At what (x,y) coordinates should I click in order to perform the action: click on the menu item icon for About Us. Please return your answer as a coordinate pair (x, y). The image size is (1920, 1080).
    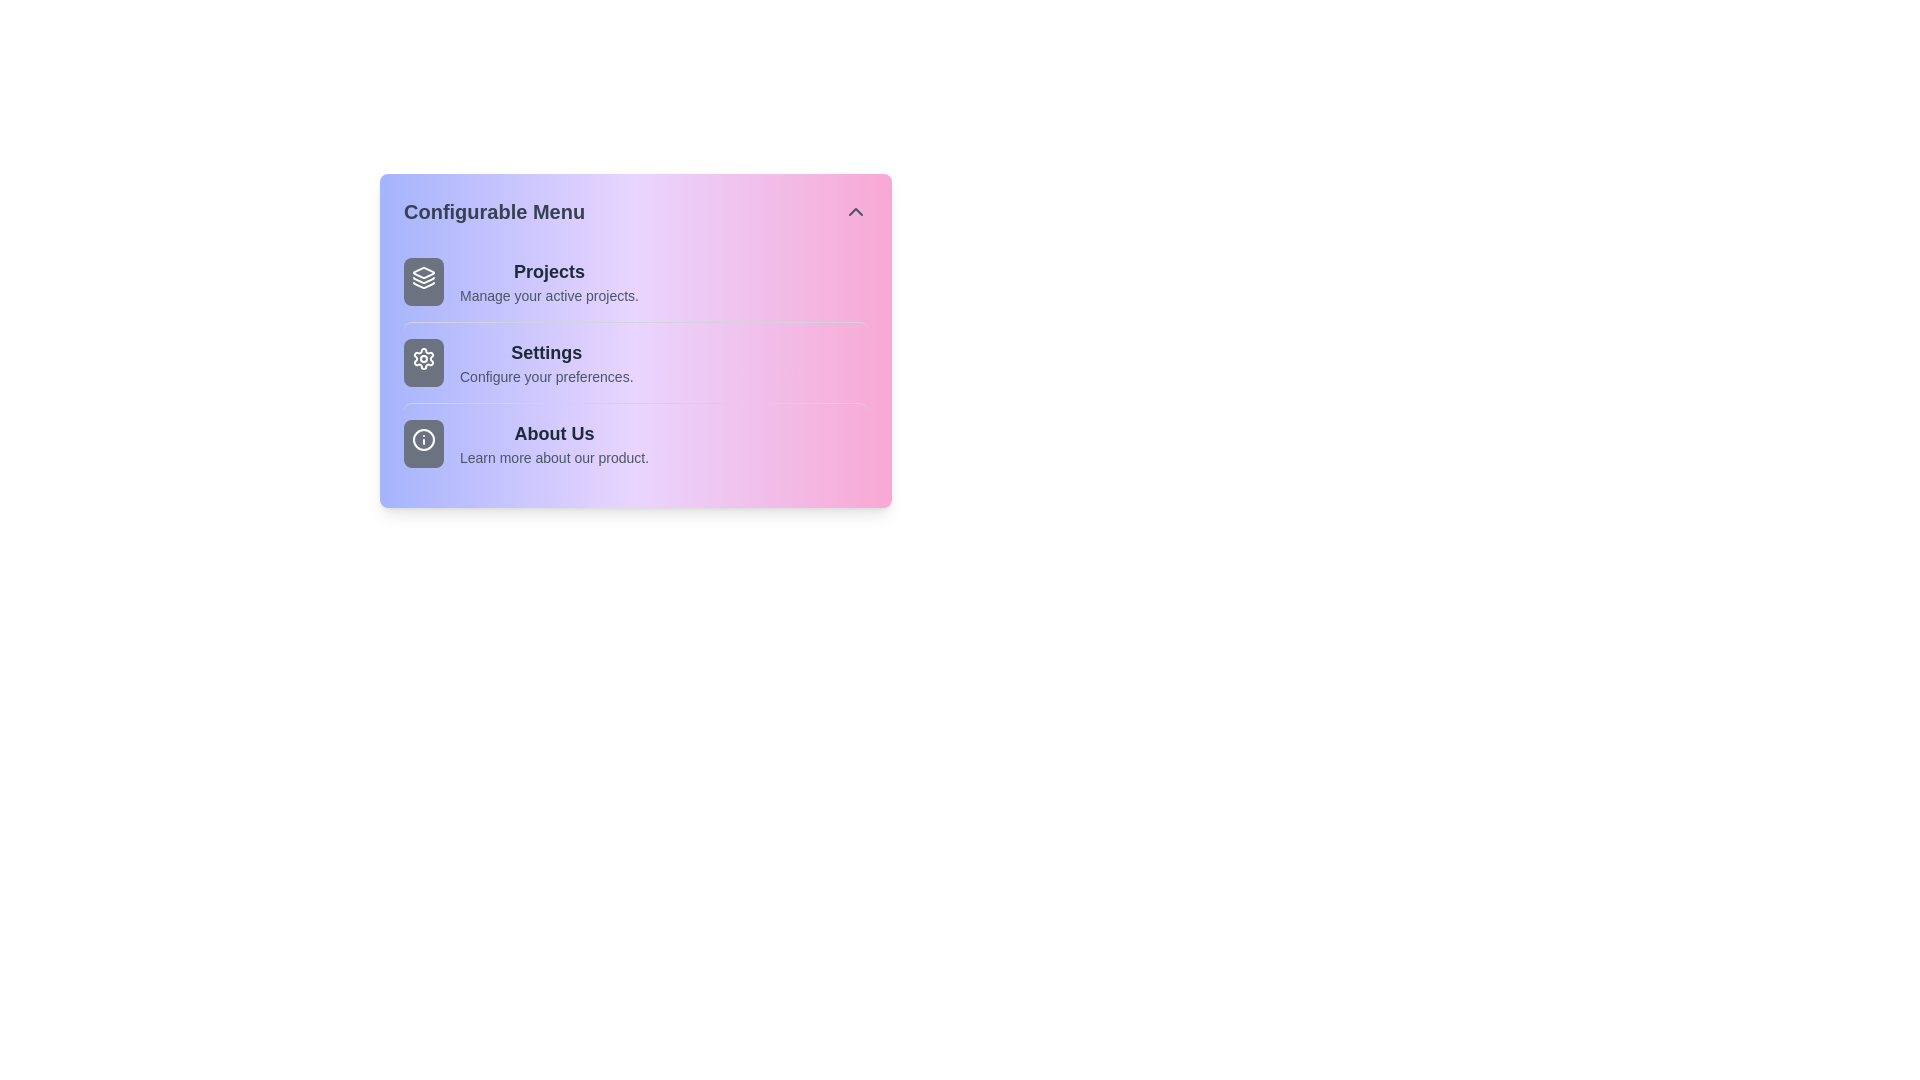
    Looking at the image, I should click on (422, 442).